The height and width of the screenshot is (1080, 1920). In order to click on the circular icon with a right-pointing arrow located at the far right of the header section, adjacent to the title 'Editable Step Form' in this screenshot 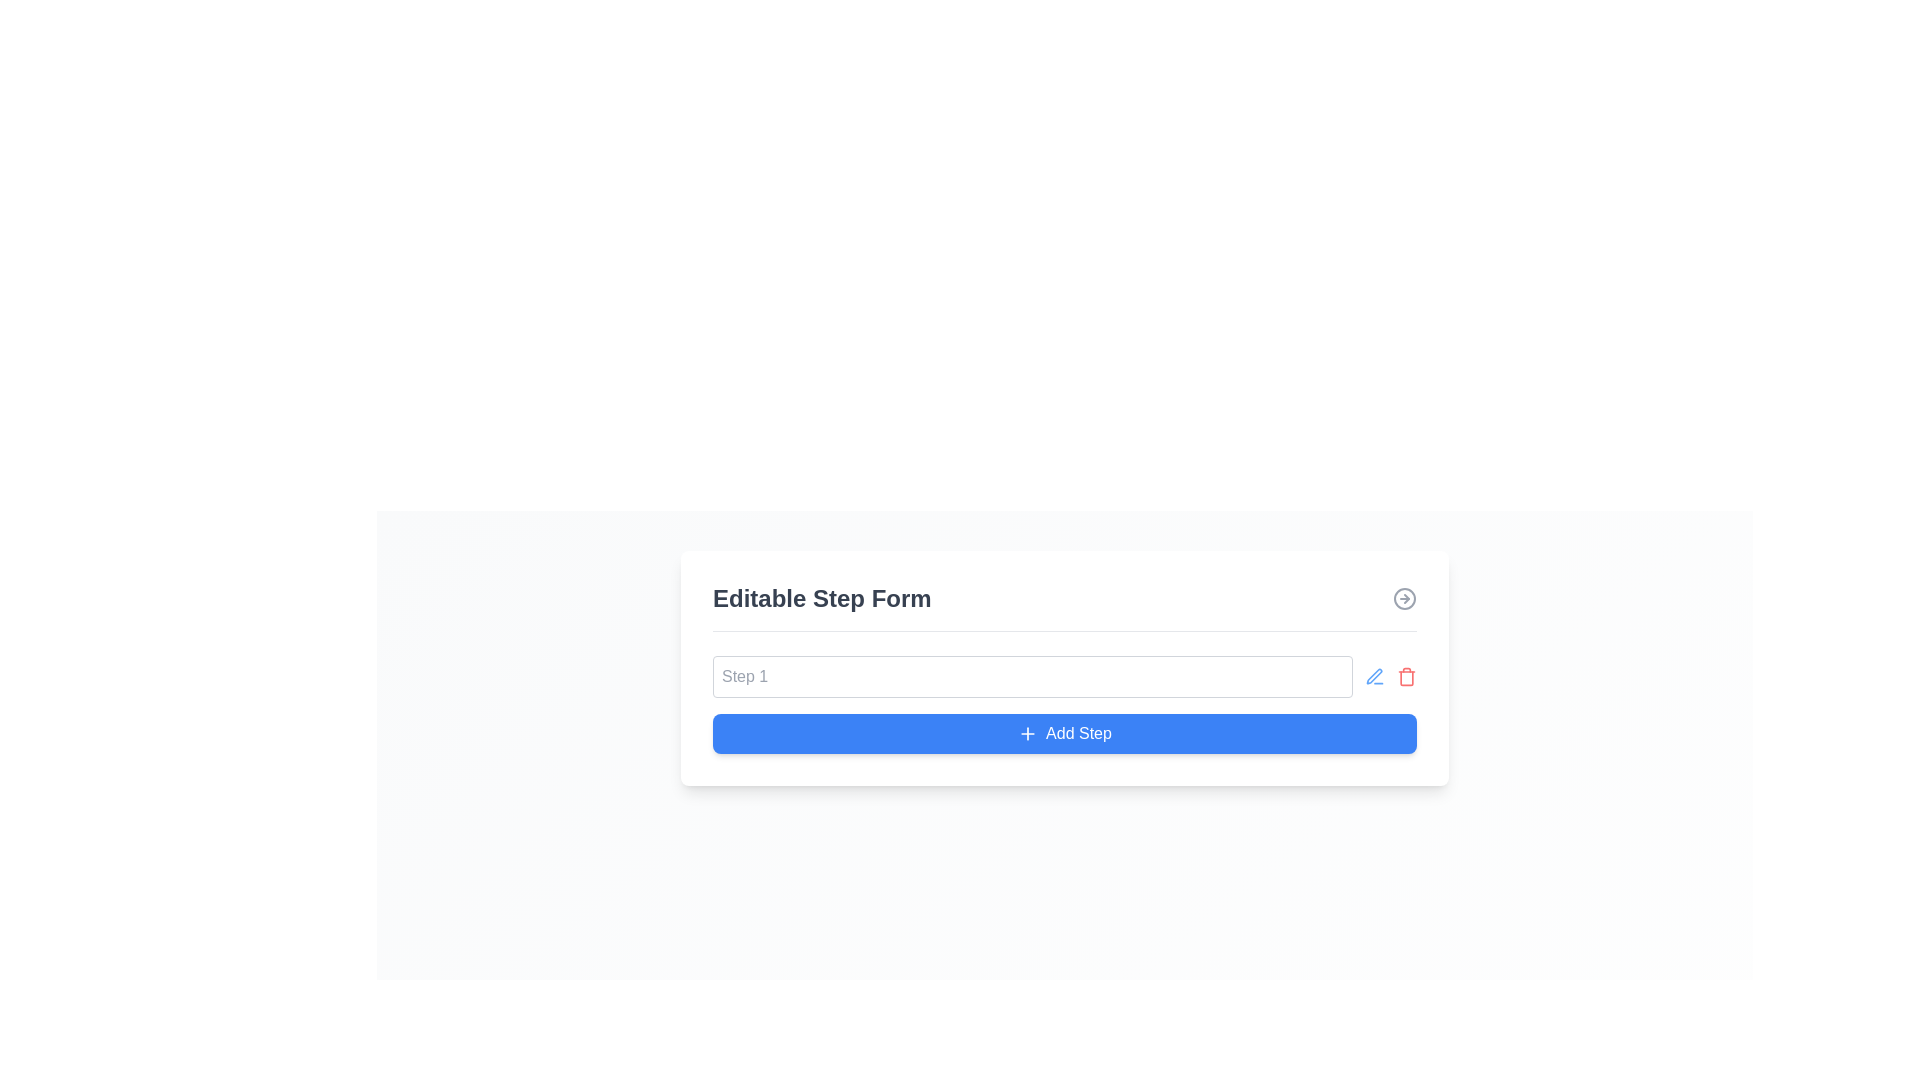, I will do `click(1404, 597)`.